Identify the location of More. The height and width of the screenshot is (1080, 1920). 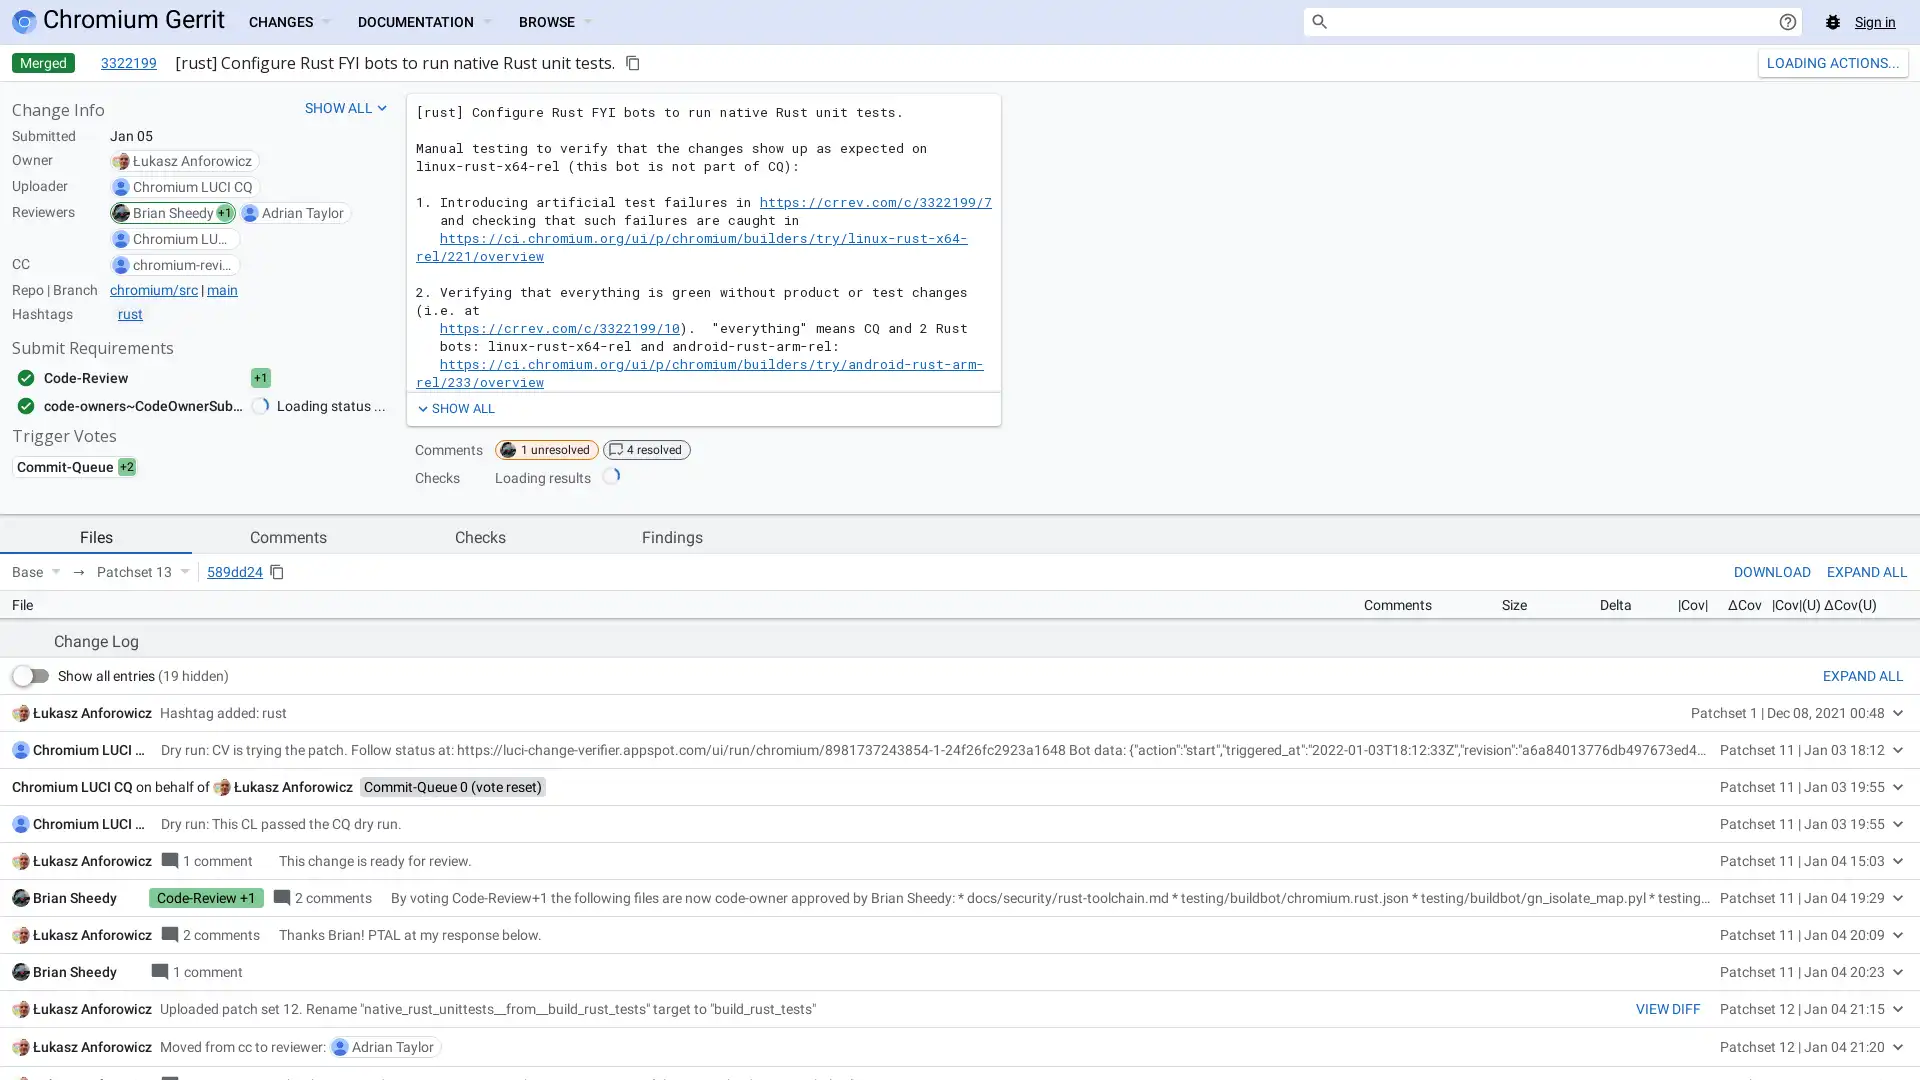
(1893, 61).